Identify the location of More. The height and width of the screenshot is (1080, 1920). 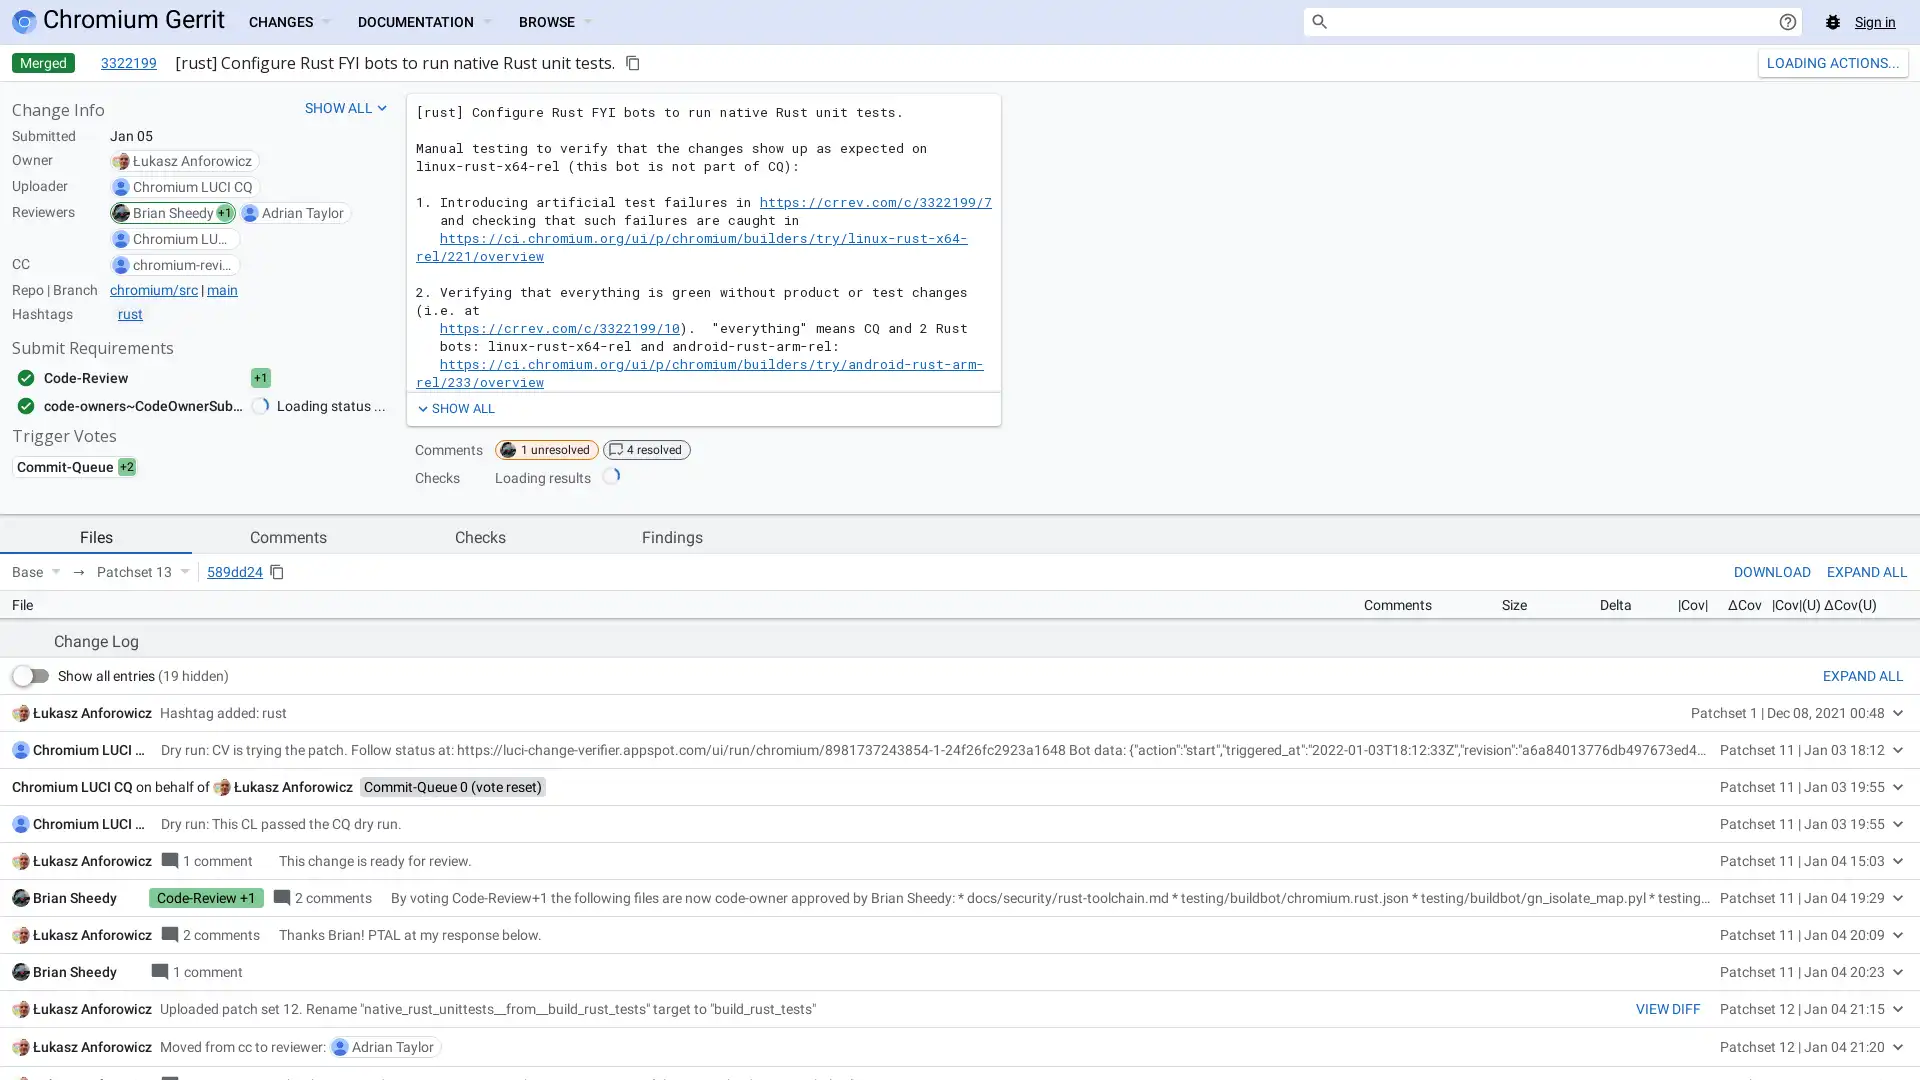
(1893, 61).